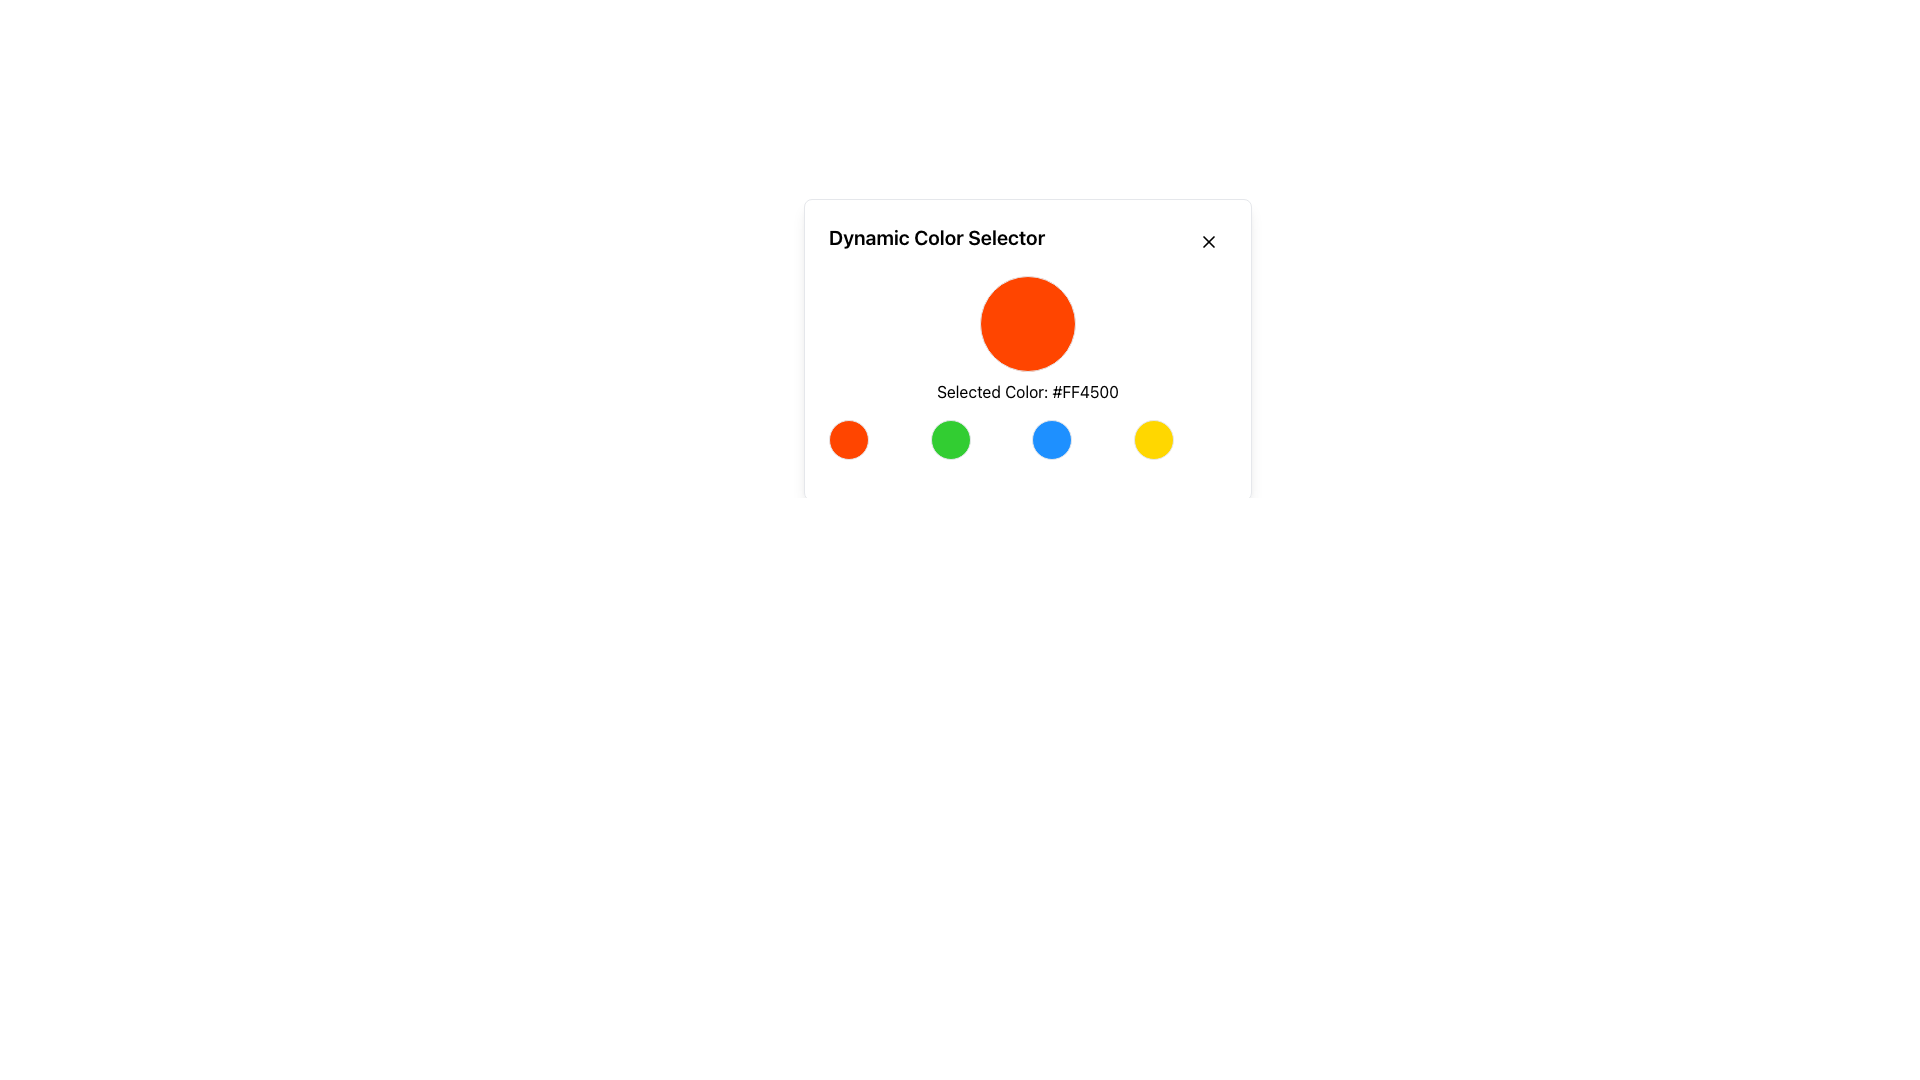 This screenshot has width=1920, height=1080. What do you see at coordinates (1027, 241) in the screenshot?
I see `title 'Dynamic Color Selector' from the header element, which includes a close button on the right side` at bounding box center [1027, 241].